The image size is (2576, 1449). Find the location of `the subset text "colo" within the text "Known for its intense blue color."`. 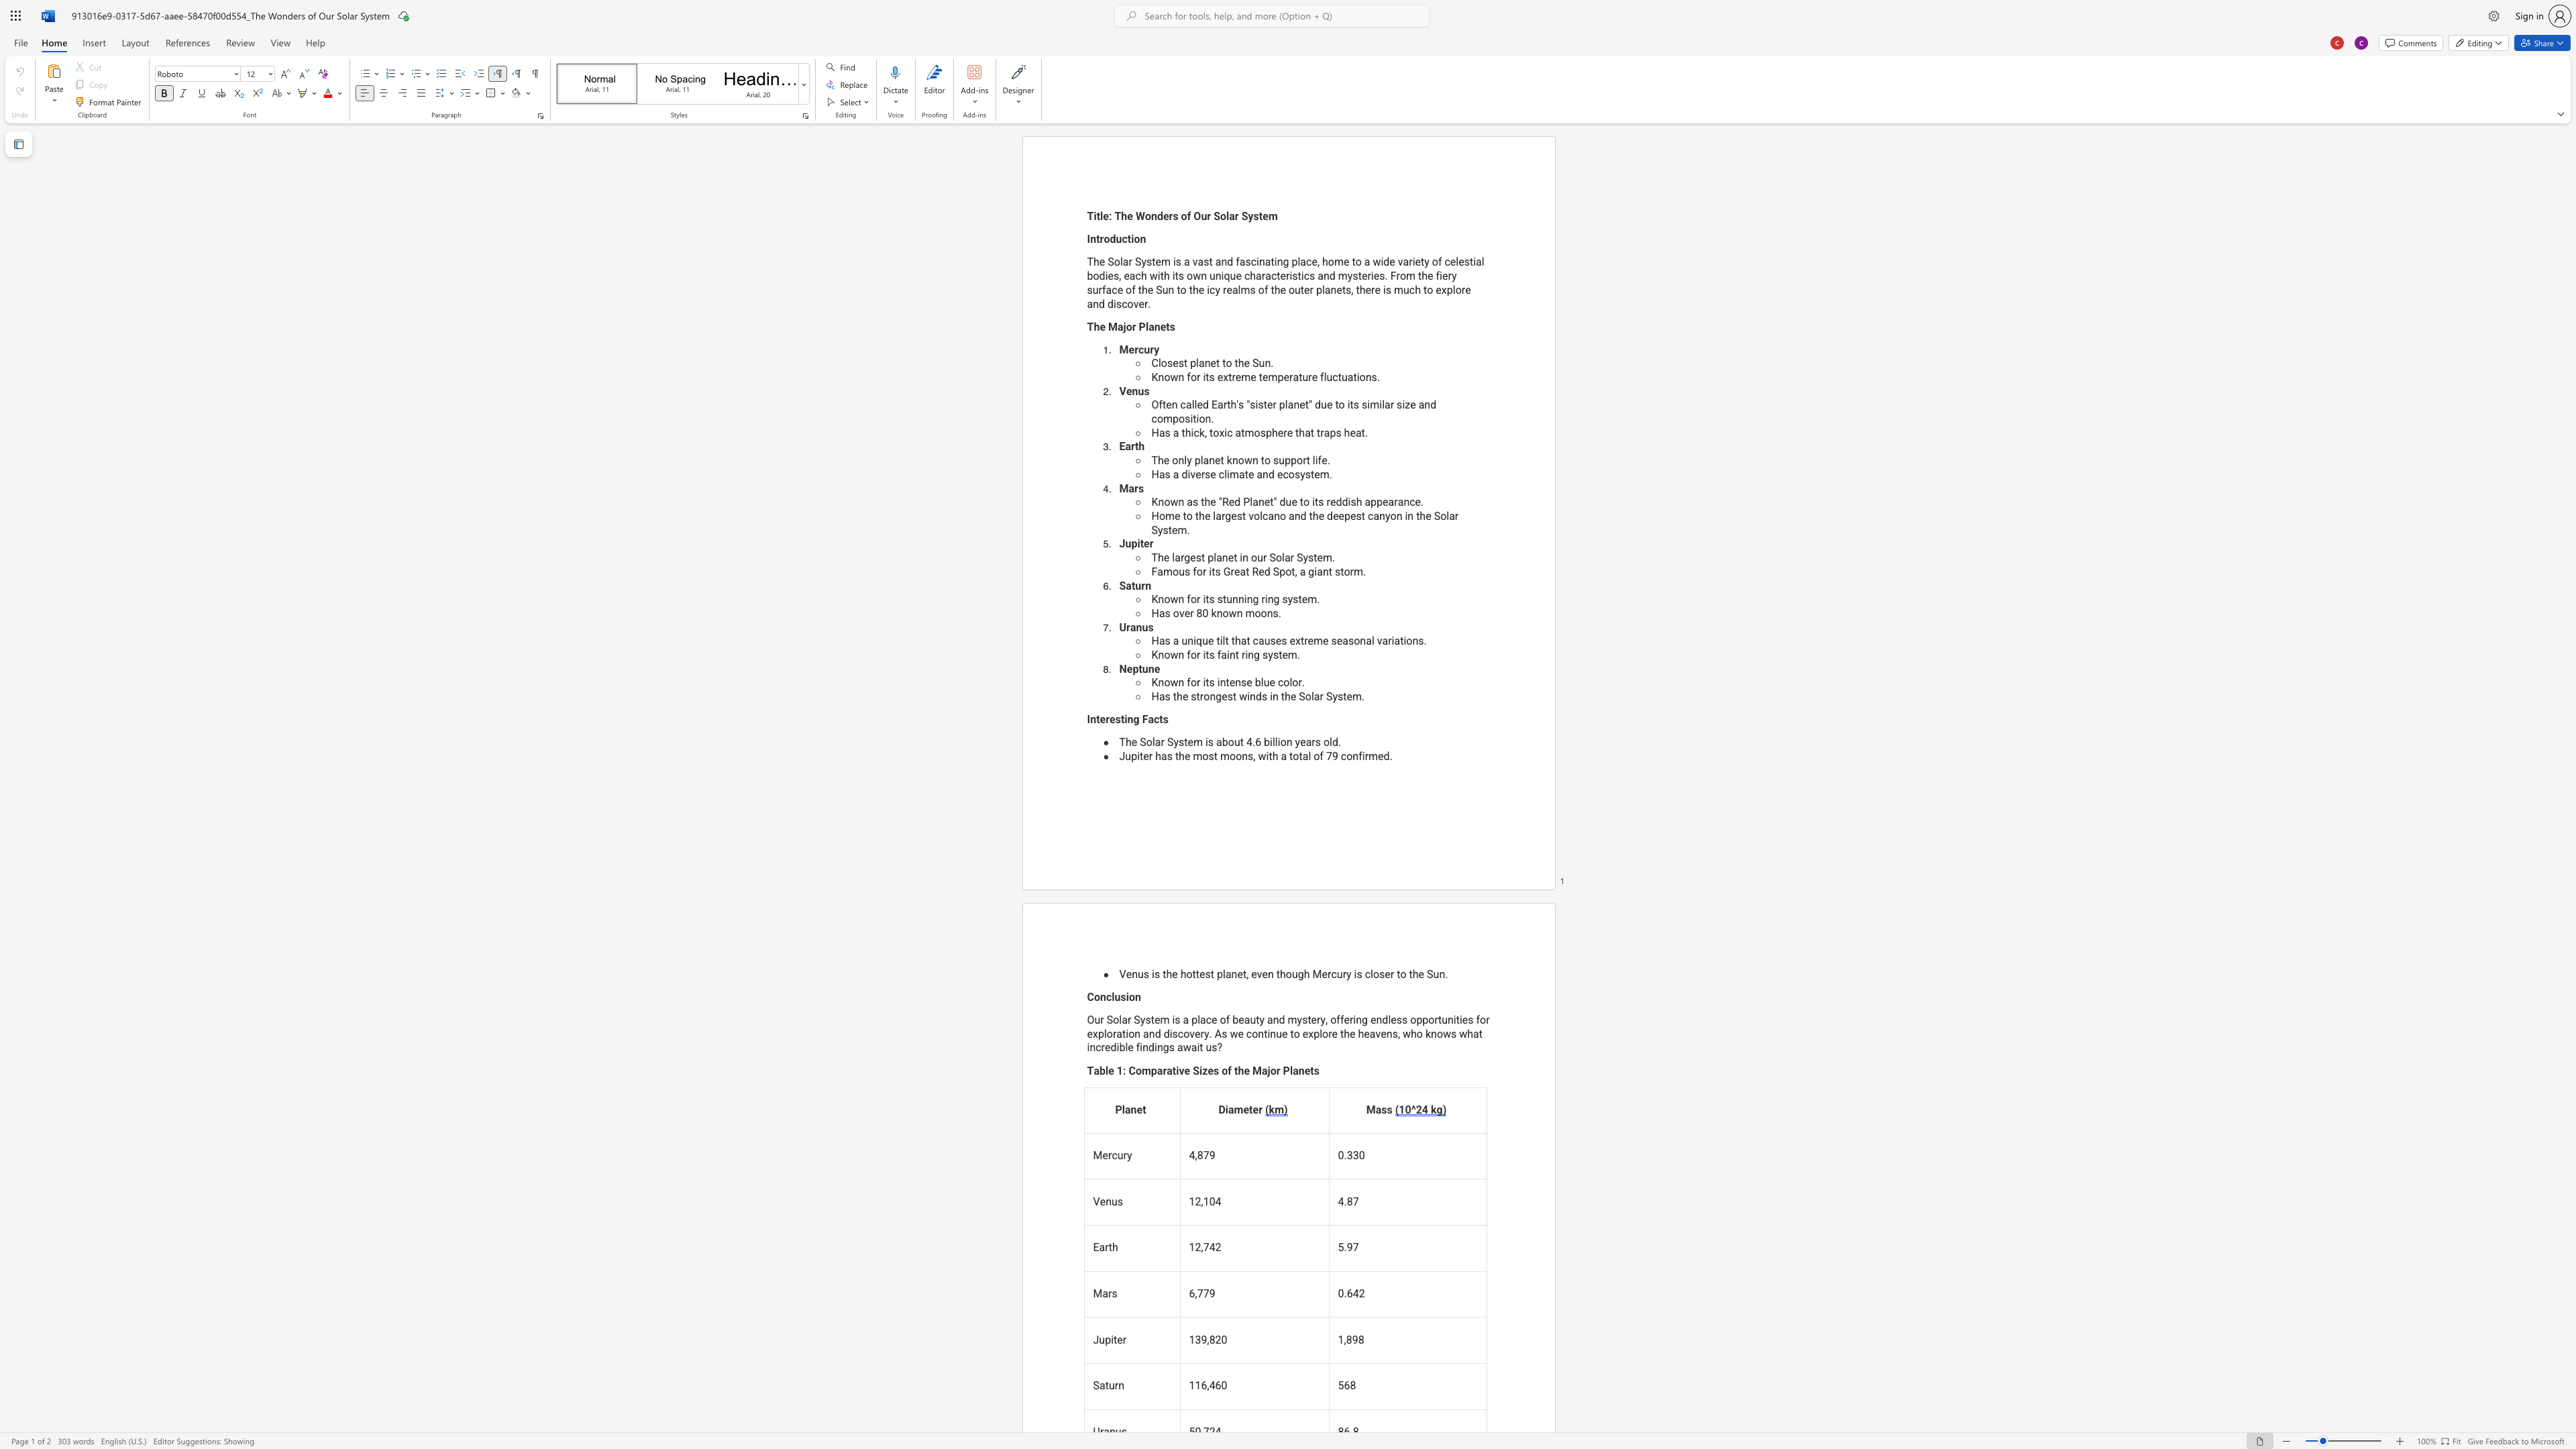

the subset text "colo" within the text "Known for its intense blue color." is located at coordinates (1277, 682).